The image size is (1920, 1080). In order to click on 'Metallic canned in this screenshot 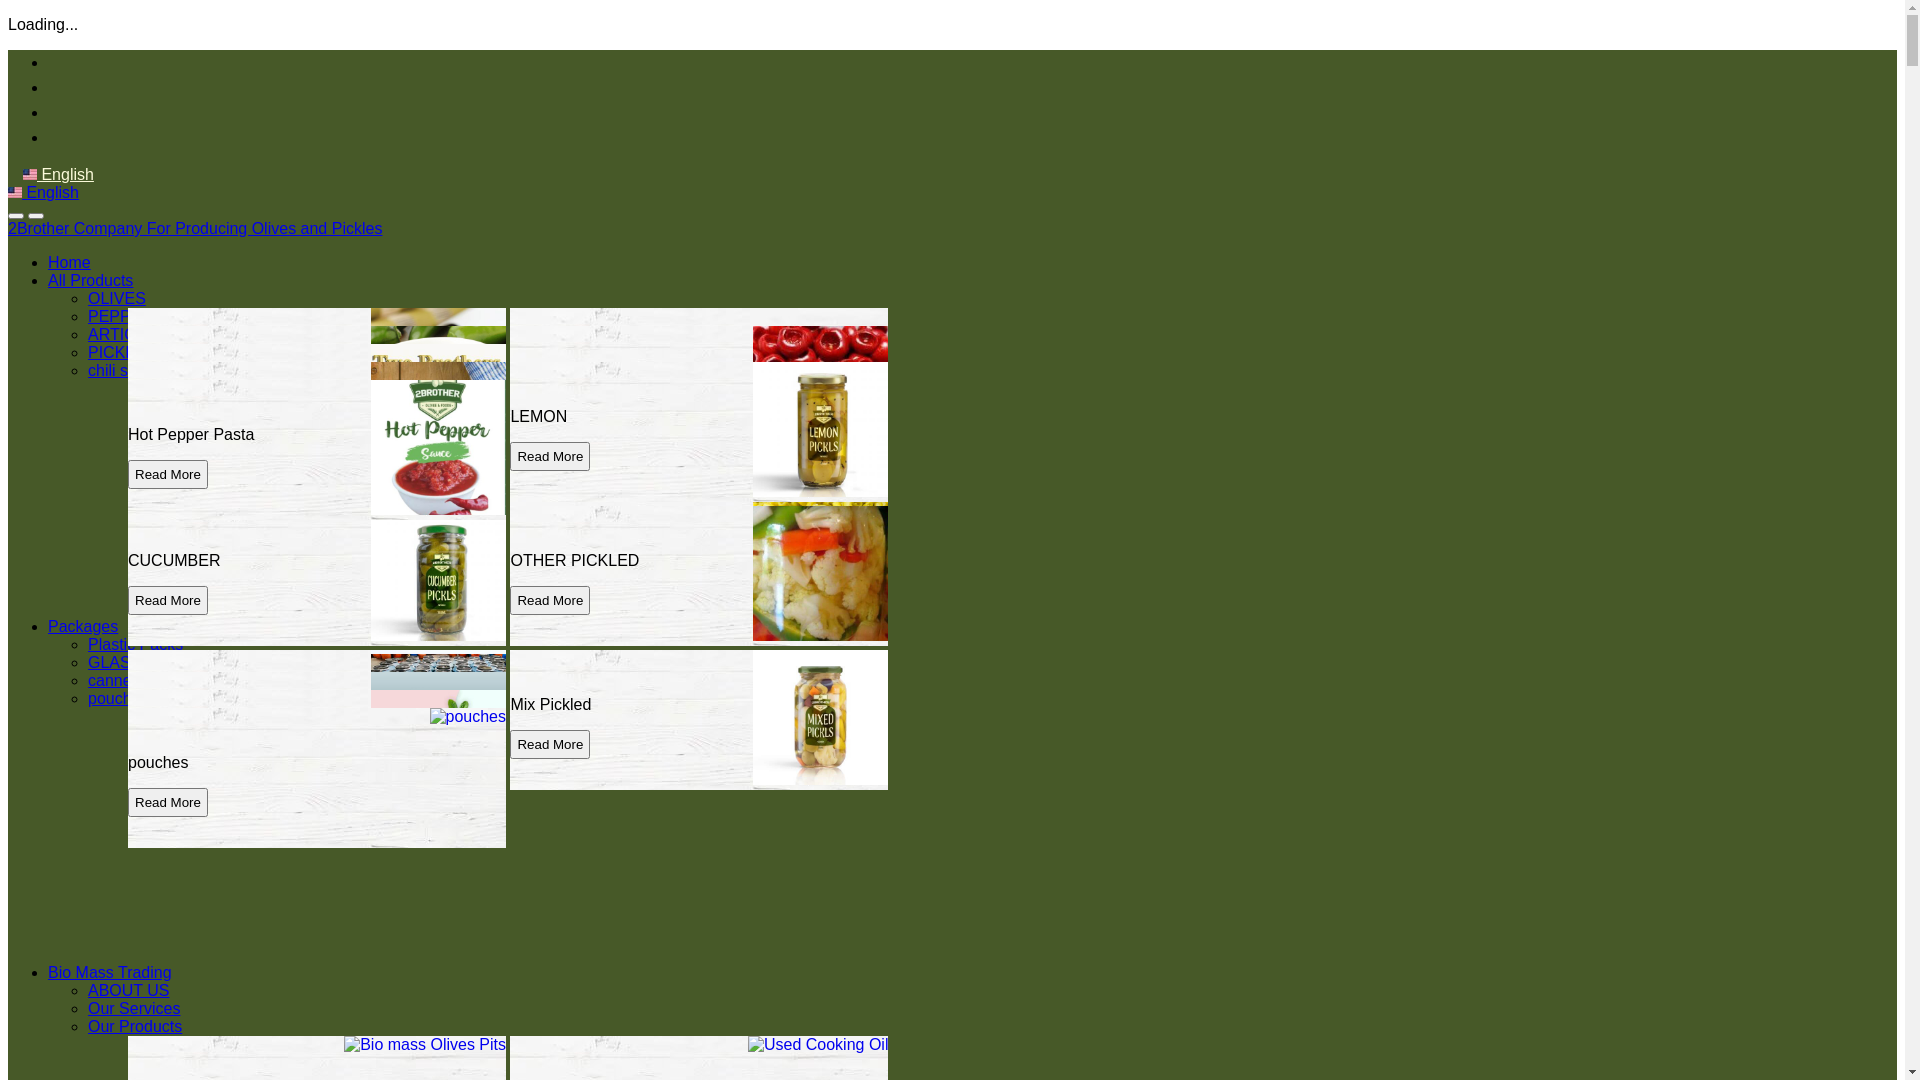, I will do `click(315, 759)`.